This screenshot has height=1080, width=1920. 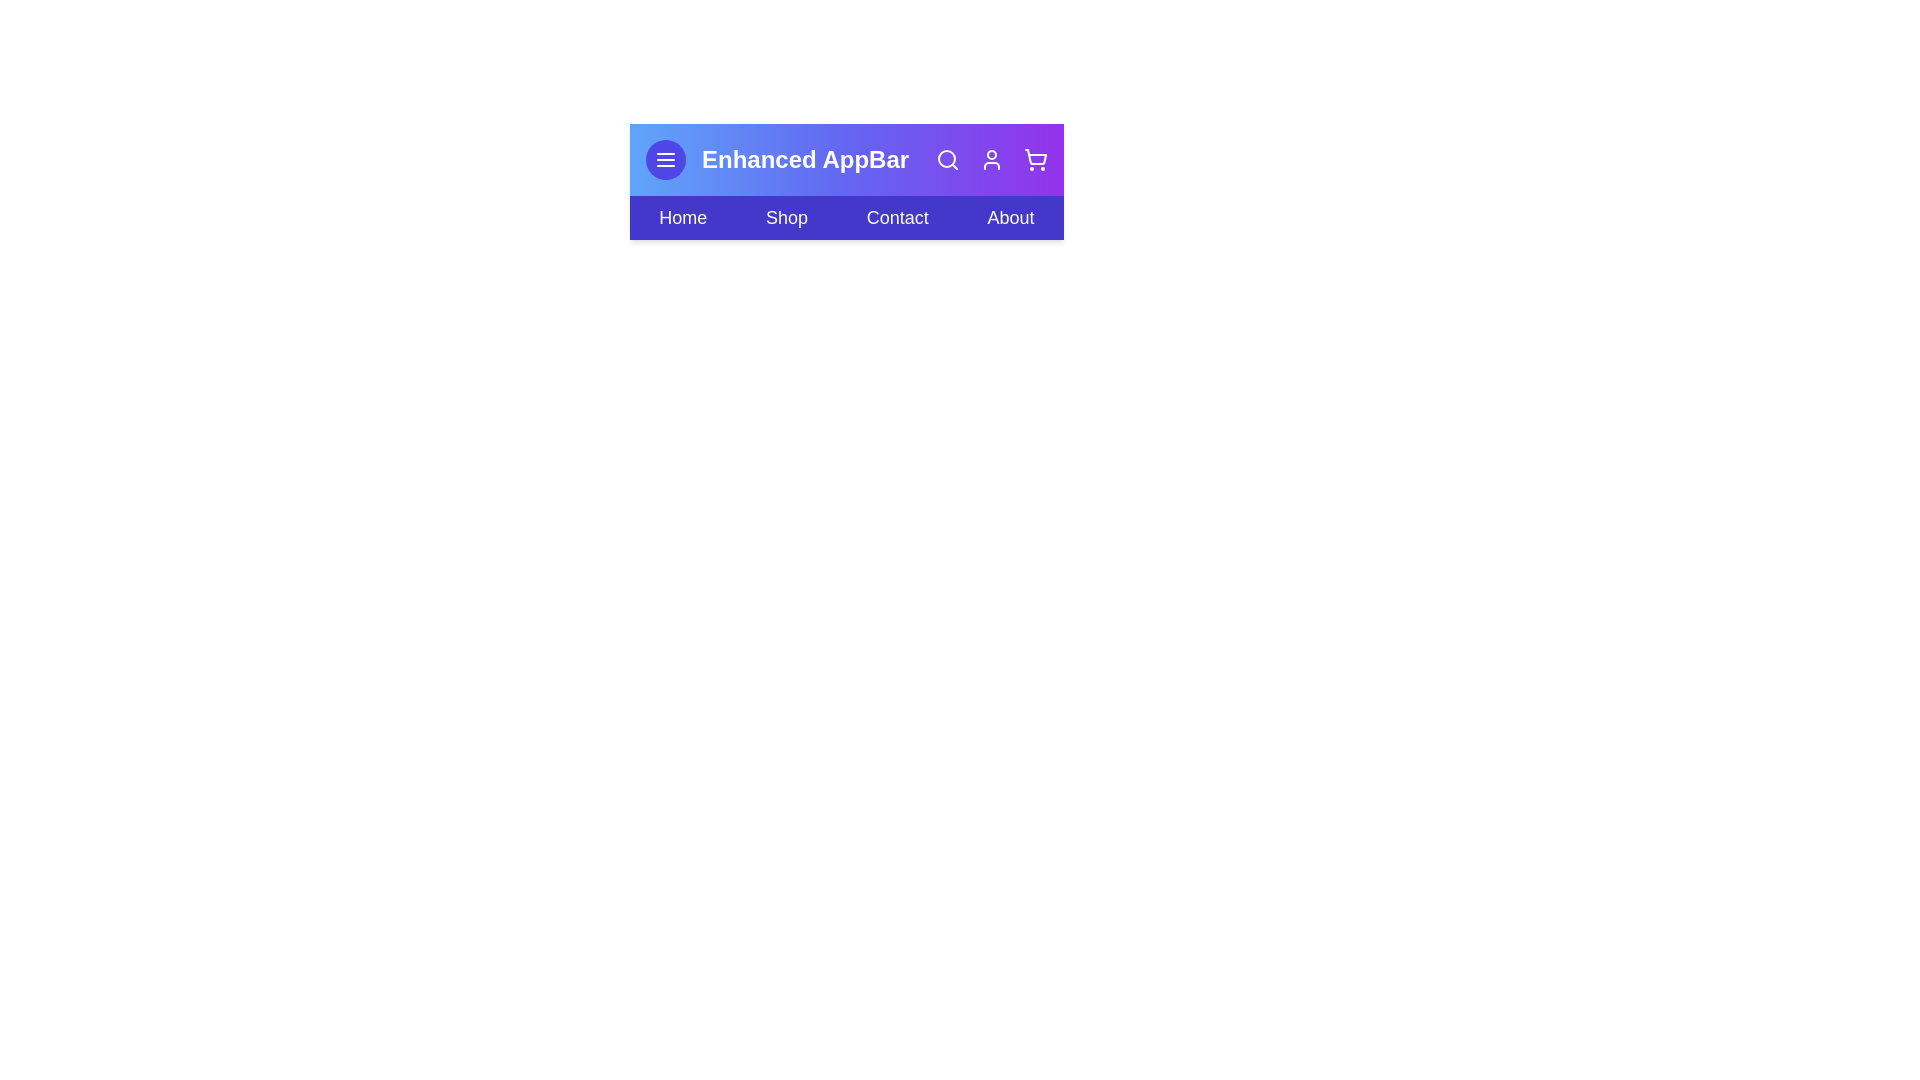 What do you see at coordinates (682, 218) in the screenshot?
I see `the Home navigation link` at bounding box center [682, 218].